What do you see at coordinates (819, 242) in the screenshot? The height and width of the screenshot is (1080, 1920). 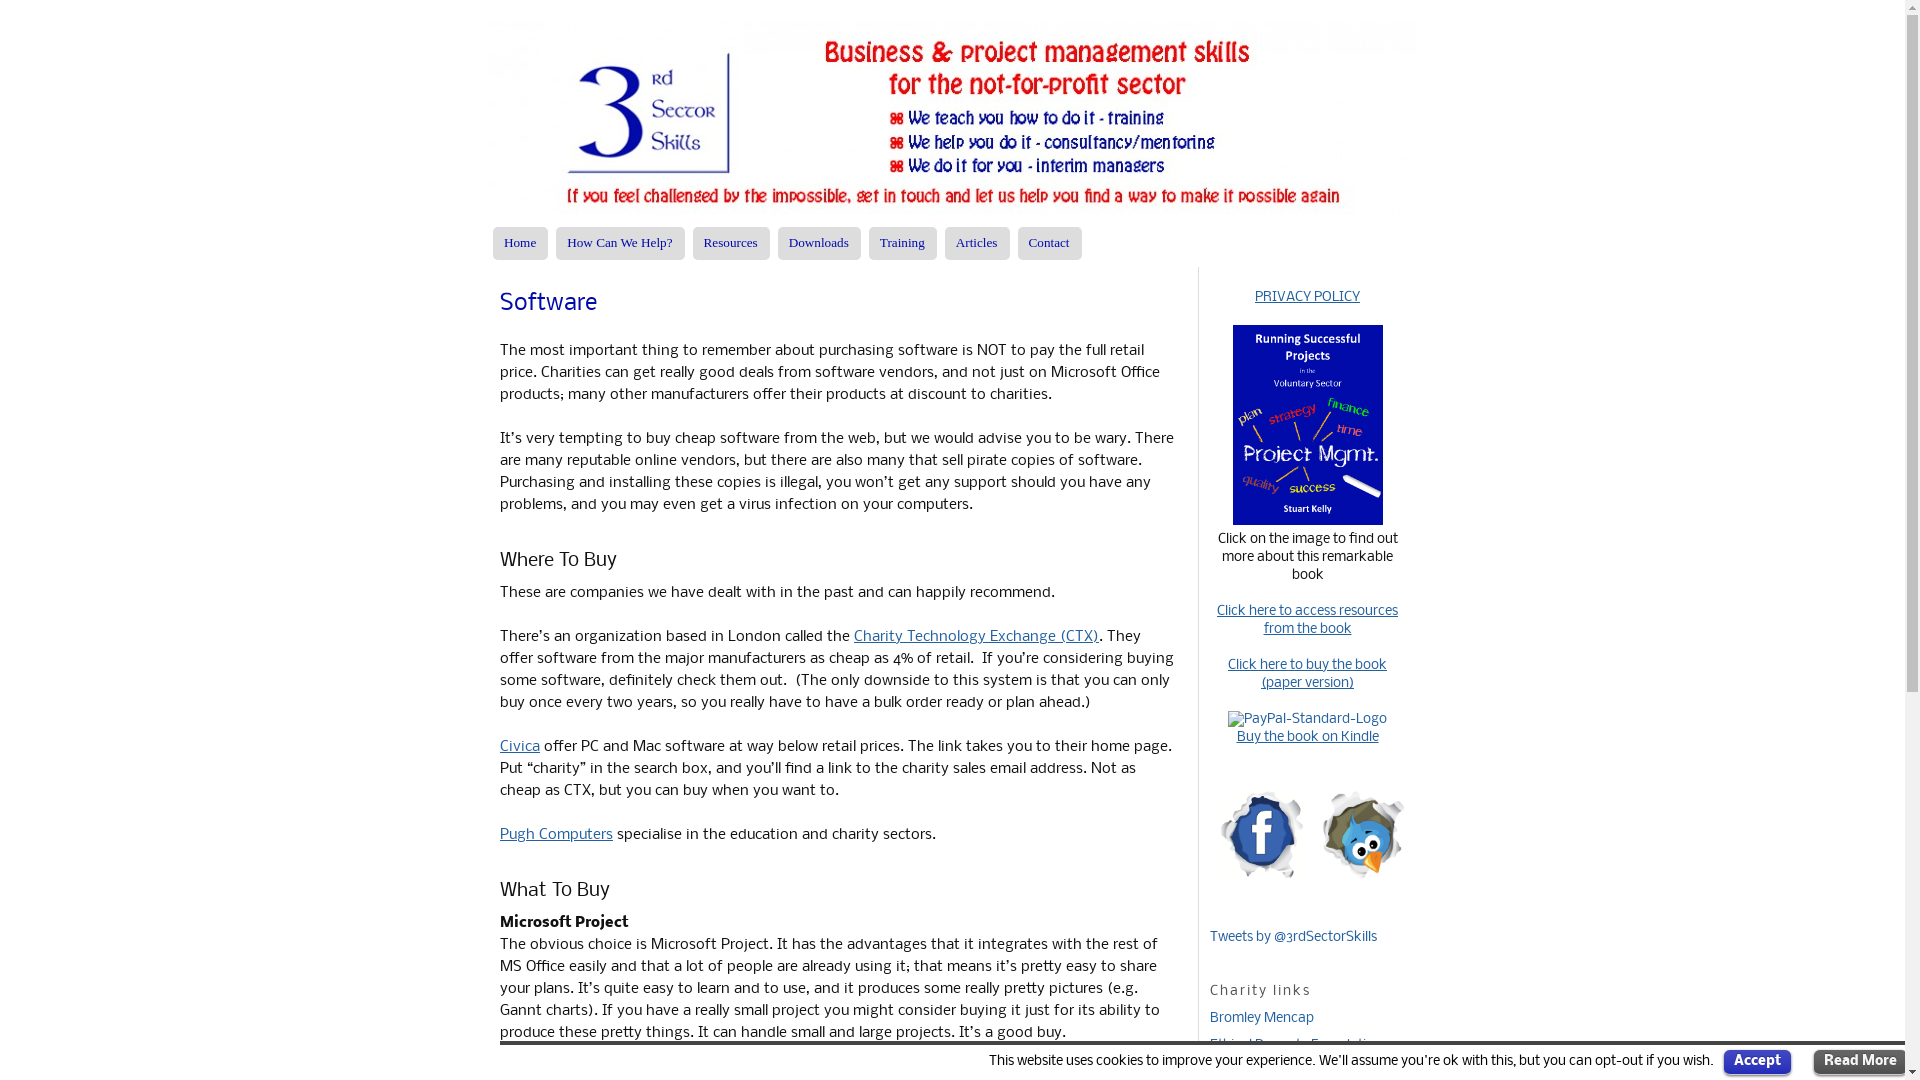 I see `'Downloads'` at bounding box center [819, 242].